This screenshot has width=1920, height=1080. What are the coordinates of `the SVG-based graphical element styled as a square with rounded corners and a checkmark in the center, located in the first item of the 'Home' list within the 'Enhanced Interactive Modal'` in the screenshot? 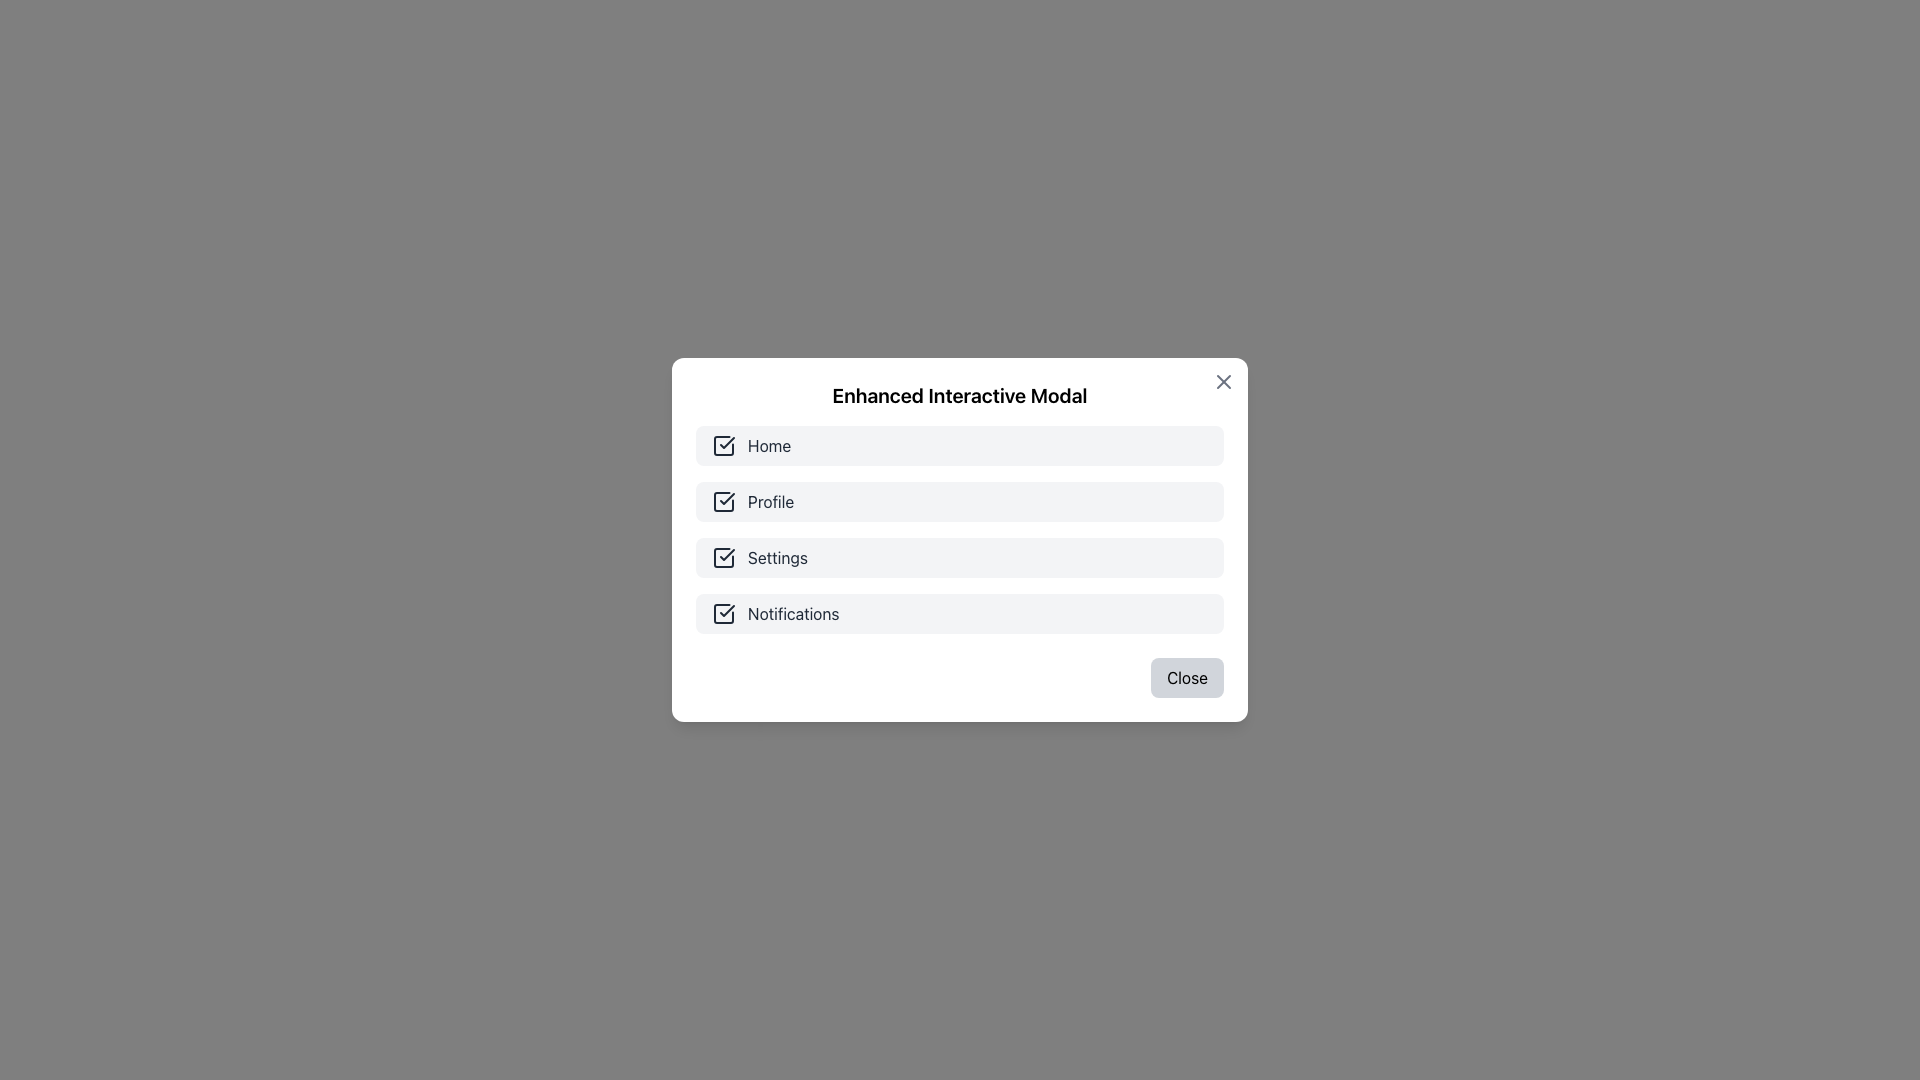 It's located at (723, 445).